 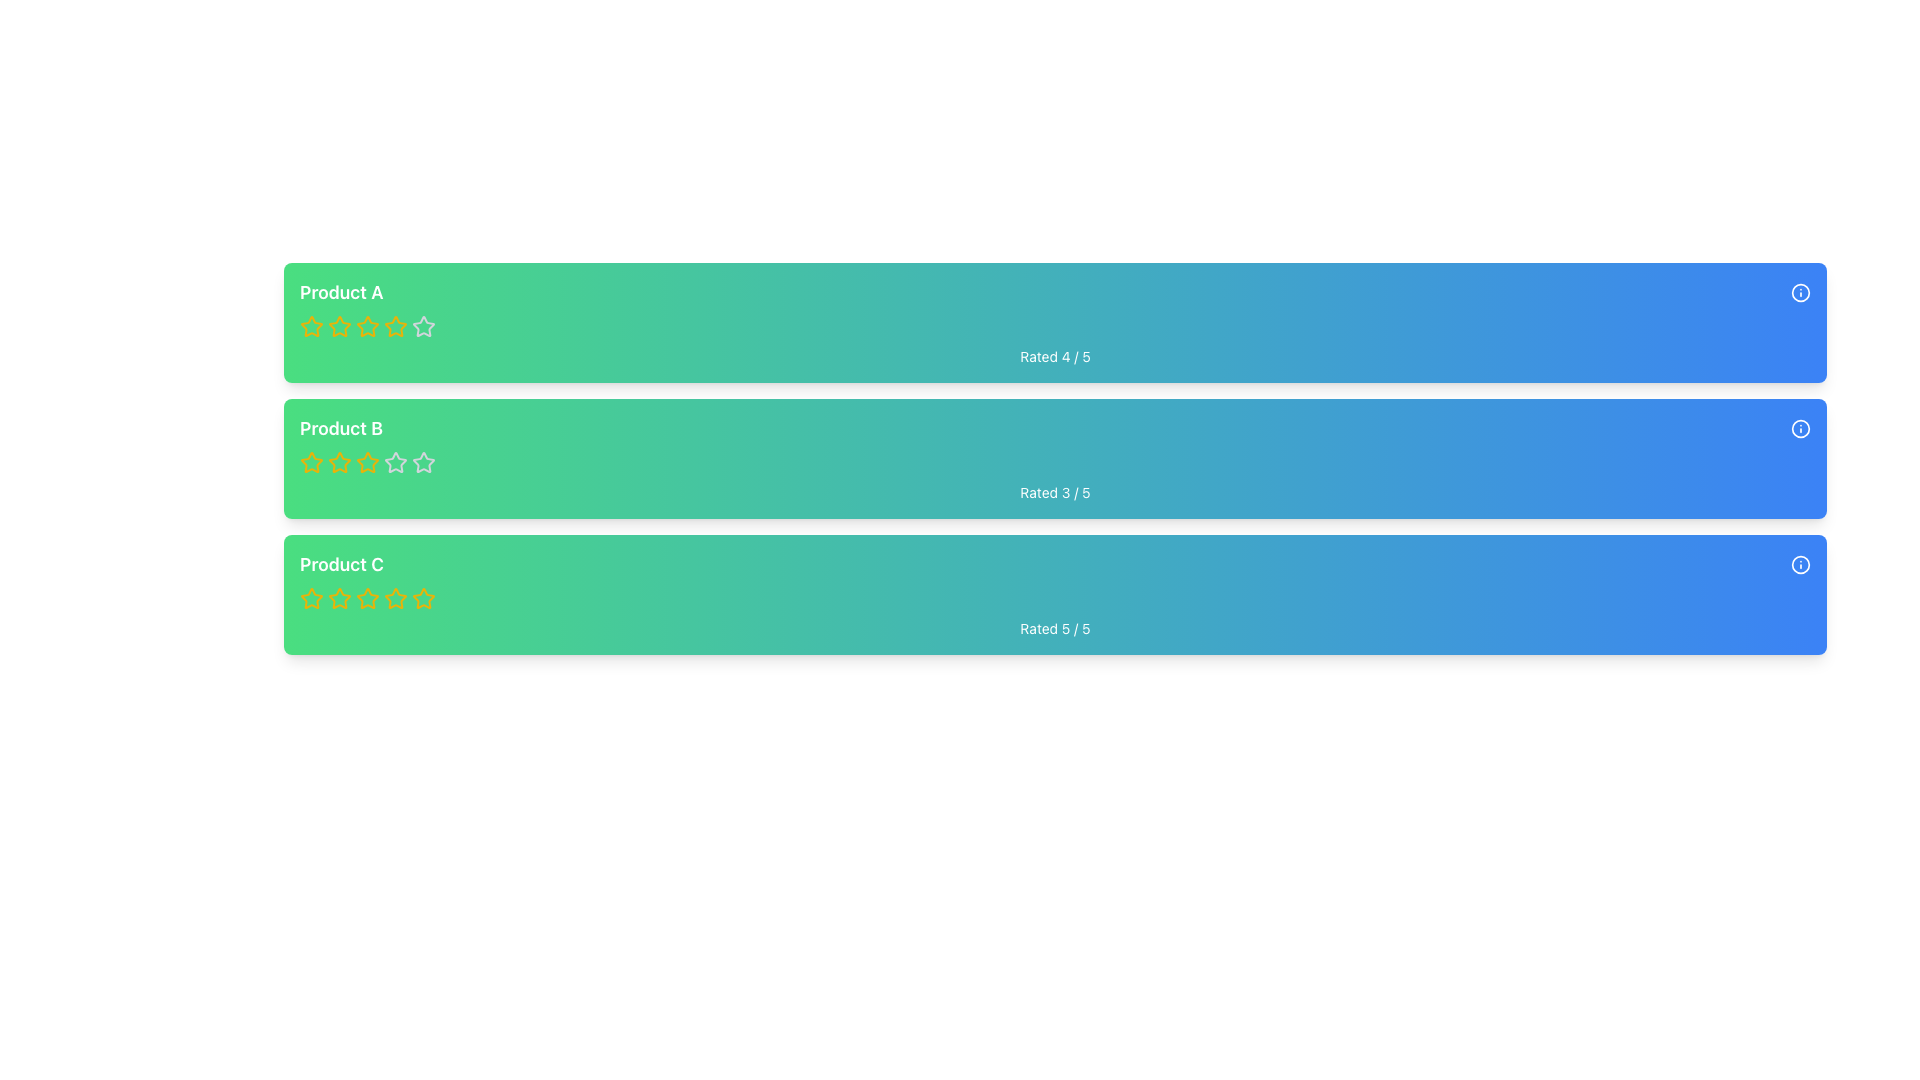 What do you see at coordinates (422, 325) in the screenshot?
I see `the fourth star icon in the rating component for 'Product A' to rate it as 4 points` at bounding box center [422, 325].